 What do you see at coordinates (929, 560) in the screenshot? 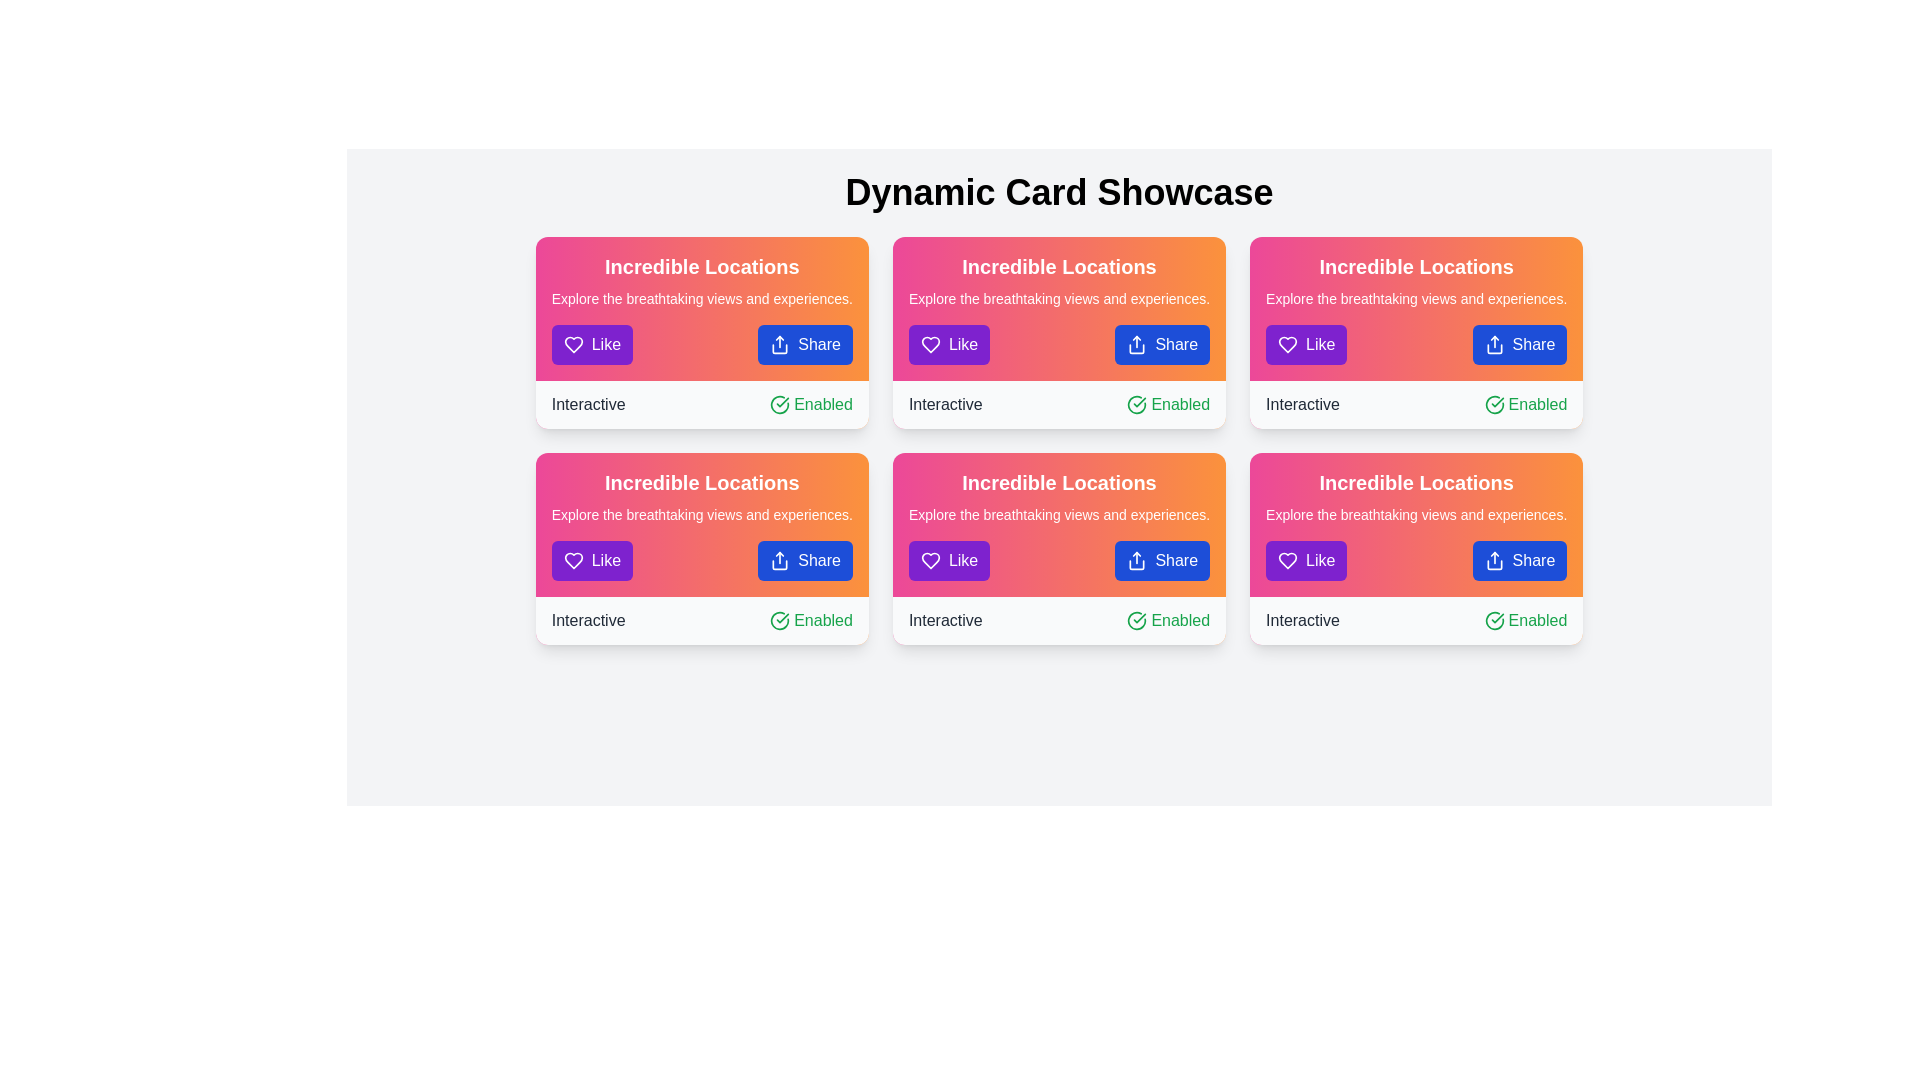
I see `the heart icon located inside the 'Like' button, which is part of the second card in the first row of the grid layout` at bounding box center [929, 560].